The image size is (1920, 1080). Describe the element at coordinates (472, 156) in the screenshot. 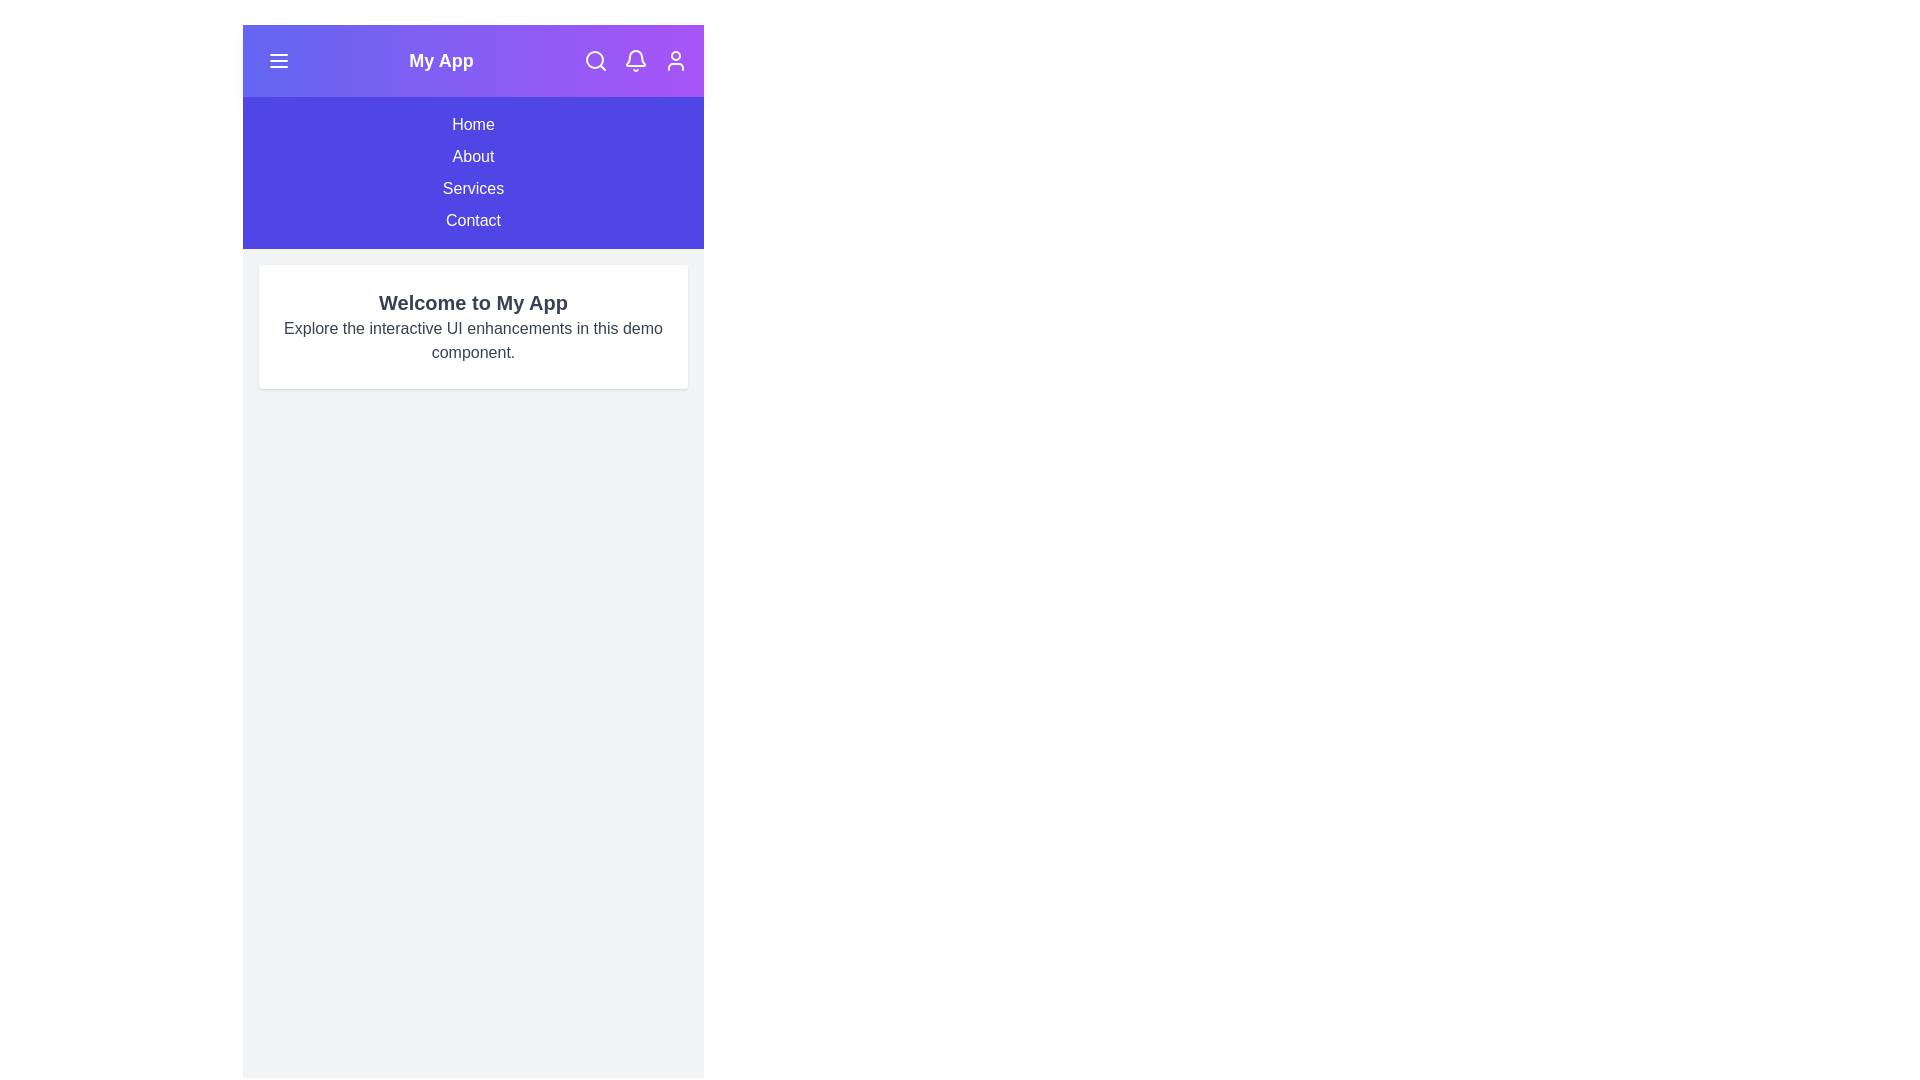

I see `the menu item About from the navigation menu` at that location.